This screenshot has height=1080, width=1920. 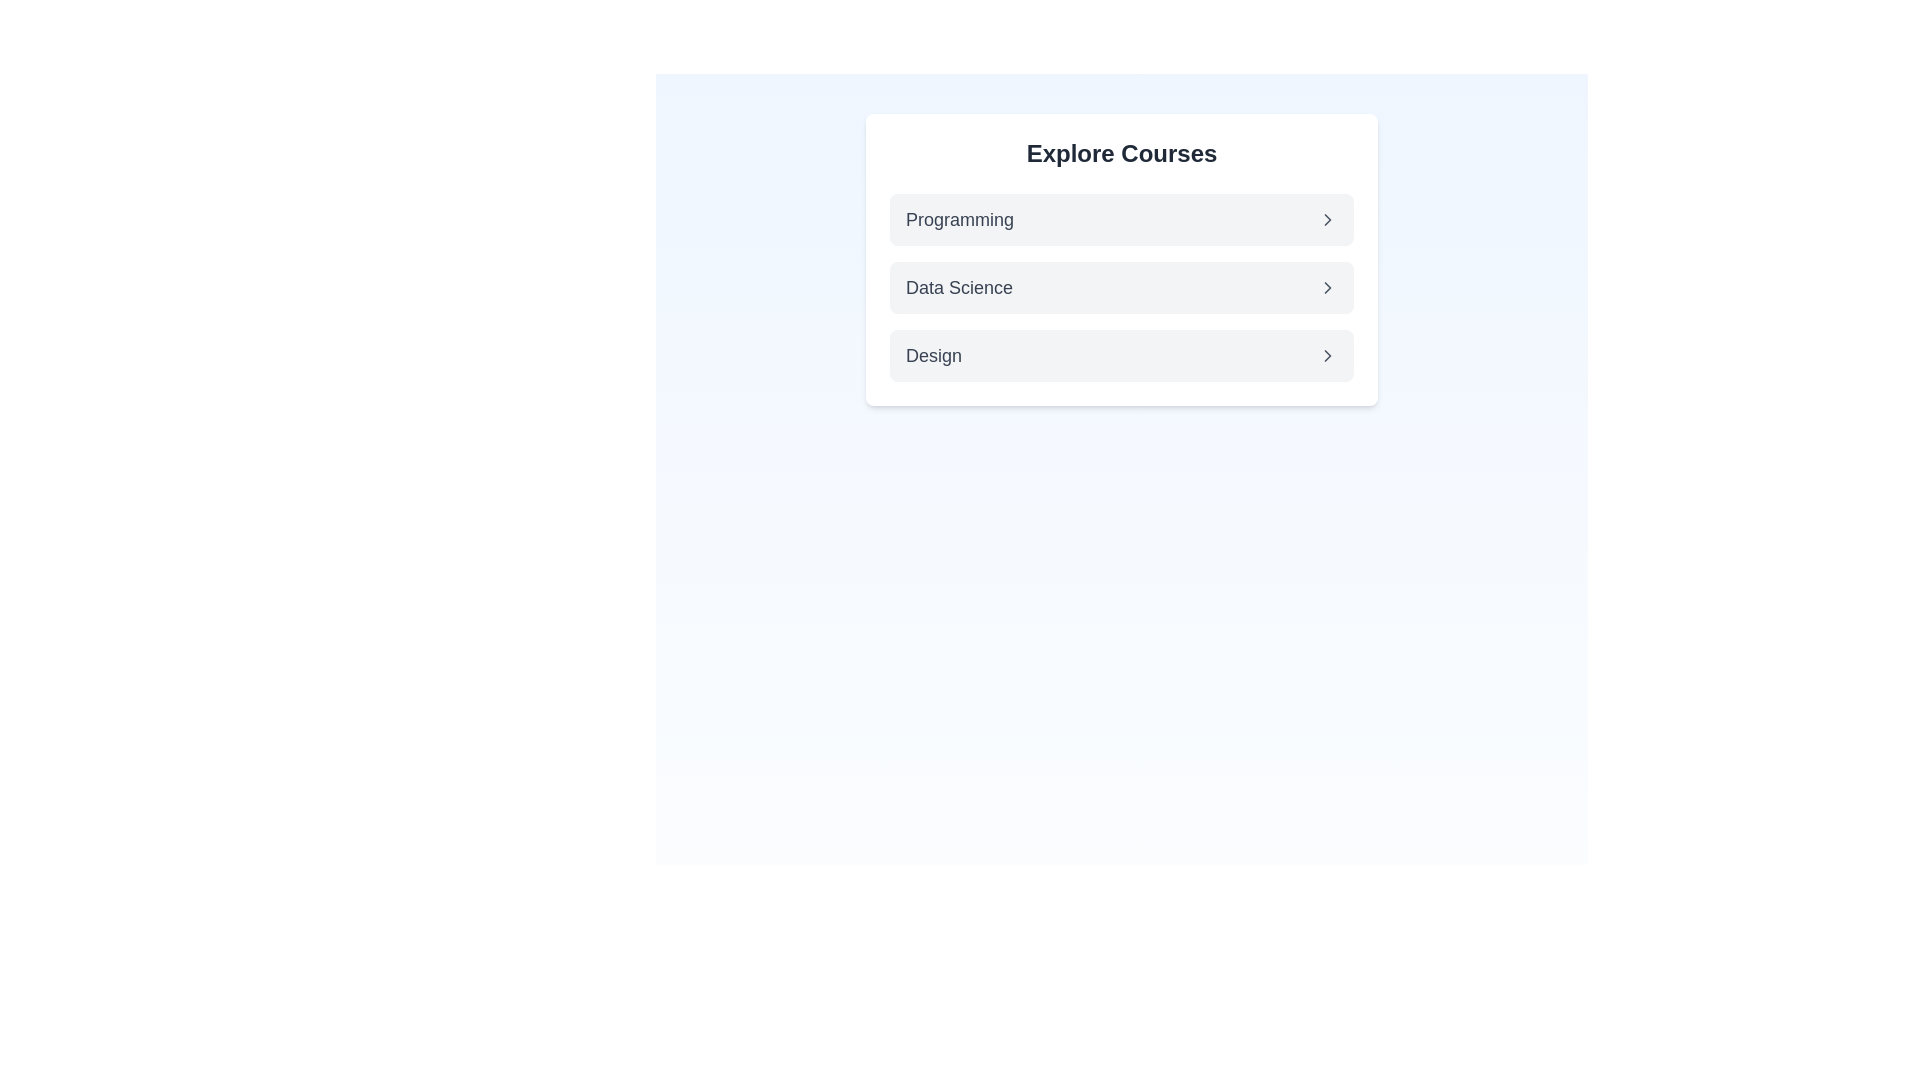 I want to click on the rightward-facing chevron icon located to the right of the 'Data Science' label in the second row of the 'Explore Courses' card, so click(x=1328, y=288).